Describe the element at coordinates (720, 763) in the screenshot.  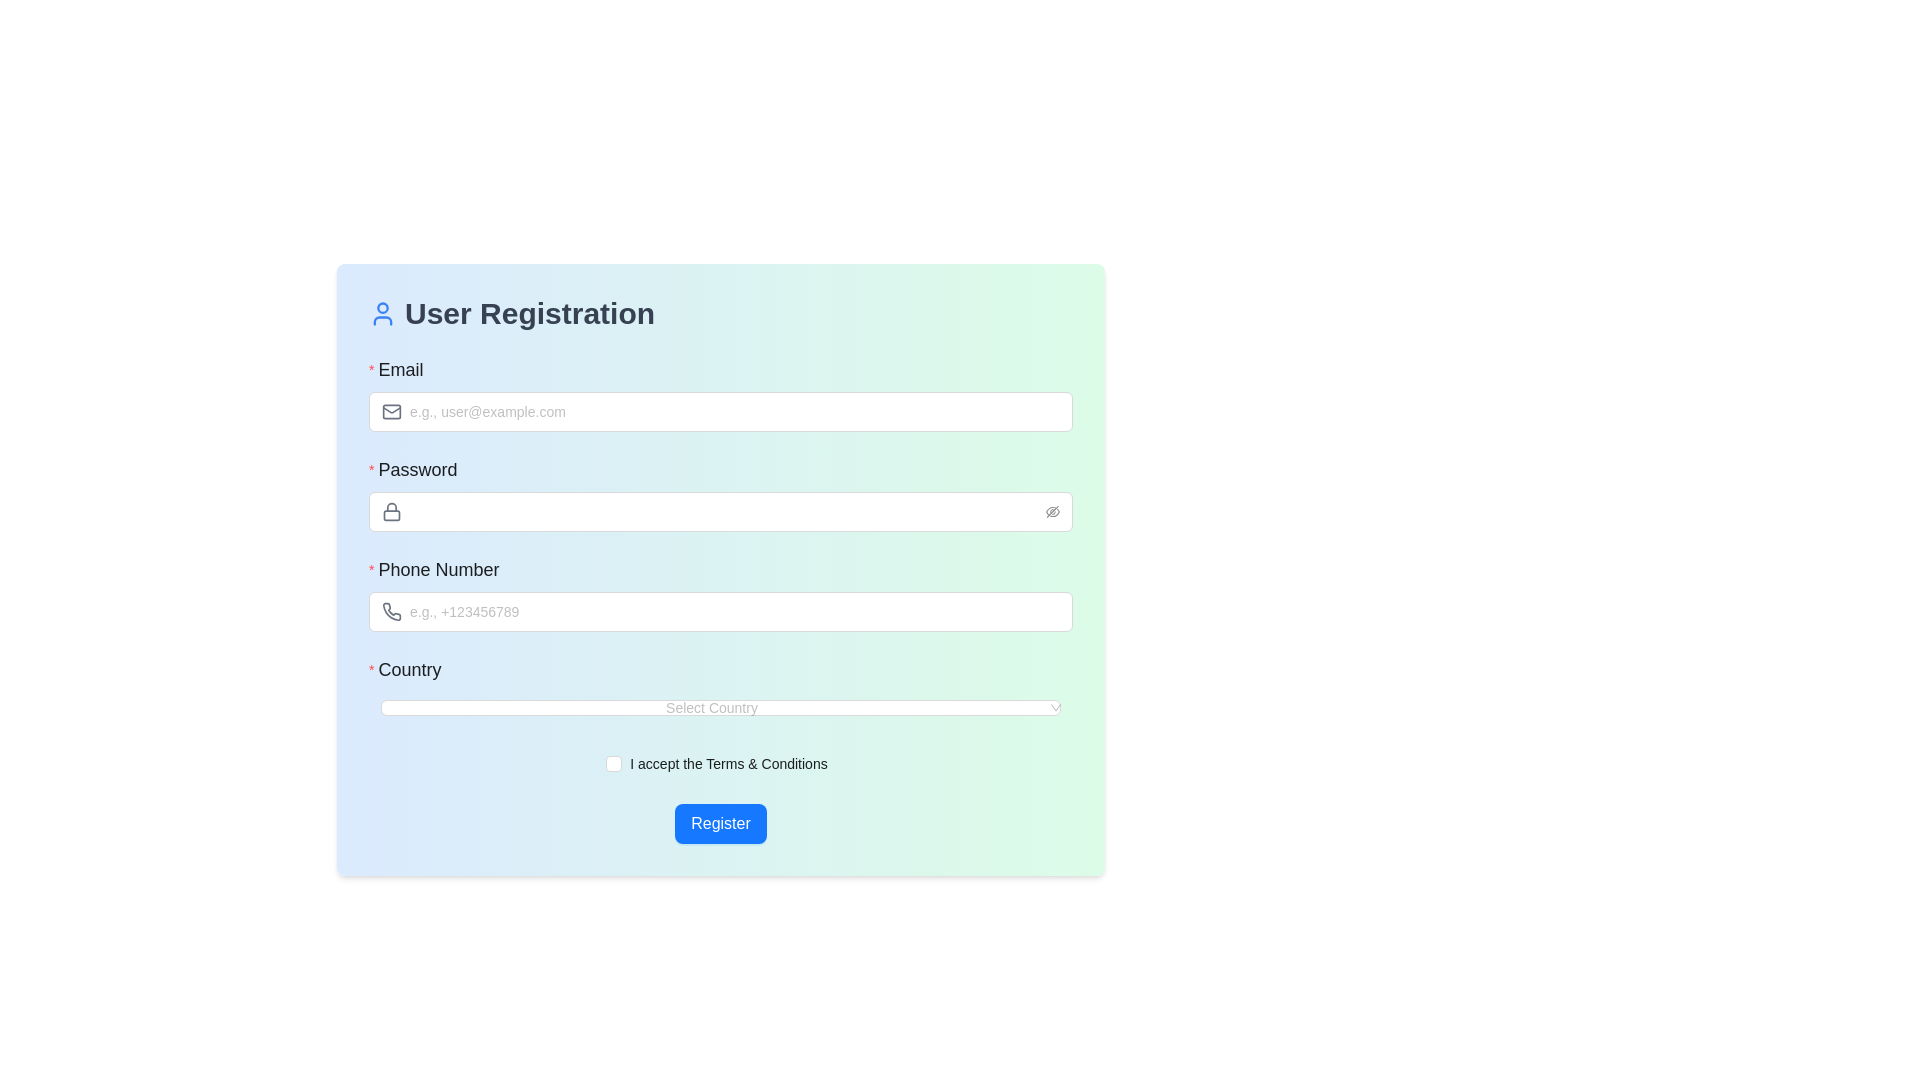
I see `the hyperlink labeled 'Terms & Conditions' next to the checkbox in the user registration form` at that location.